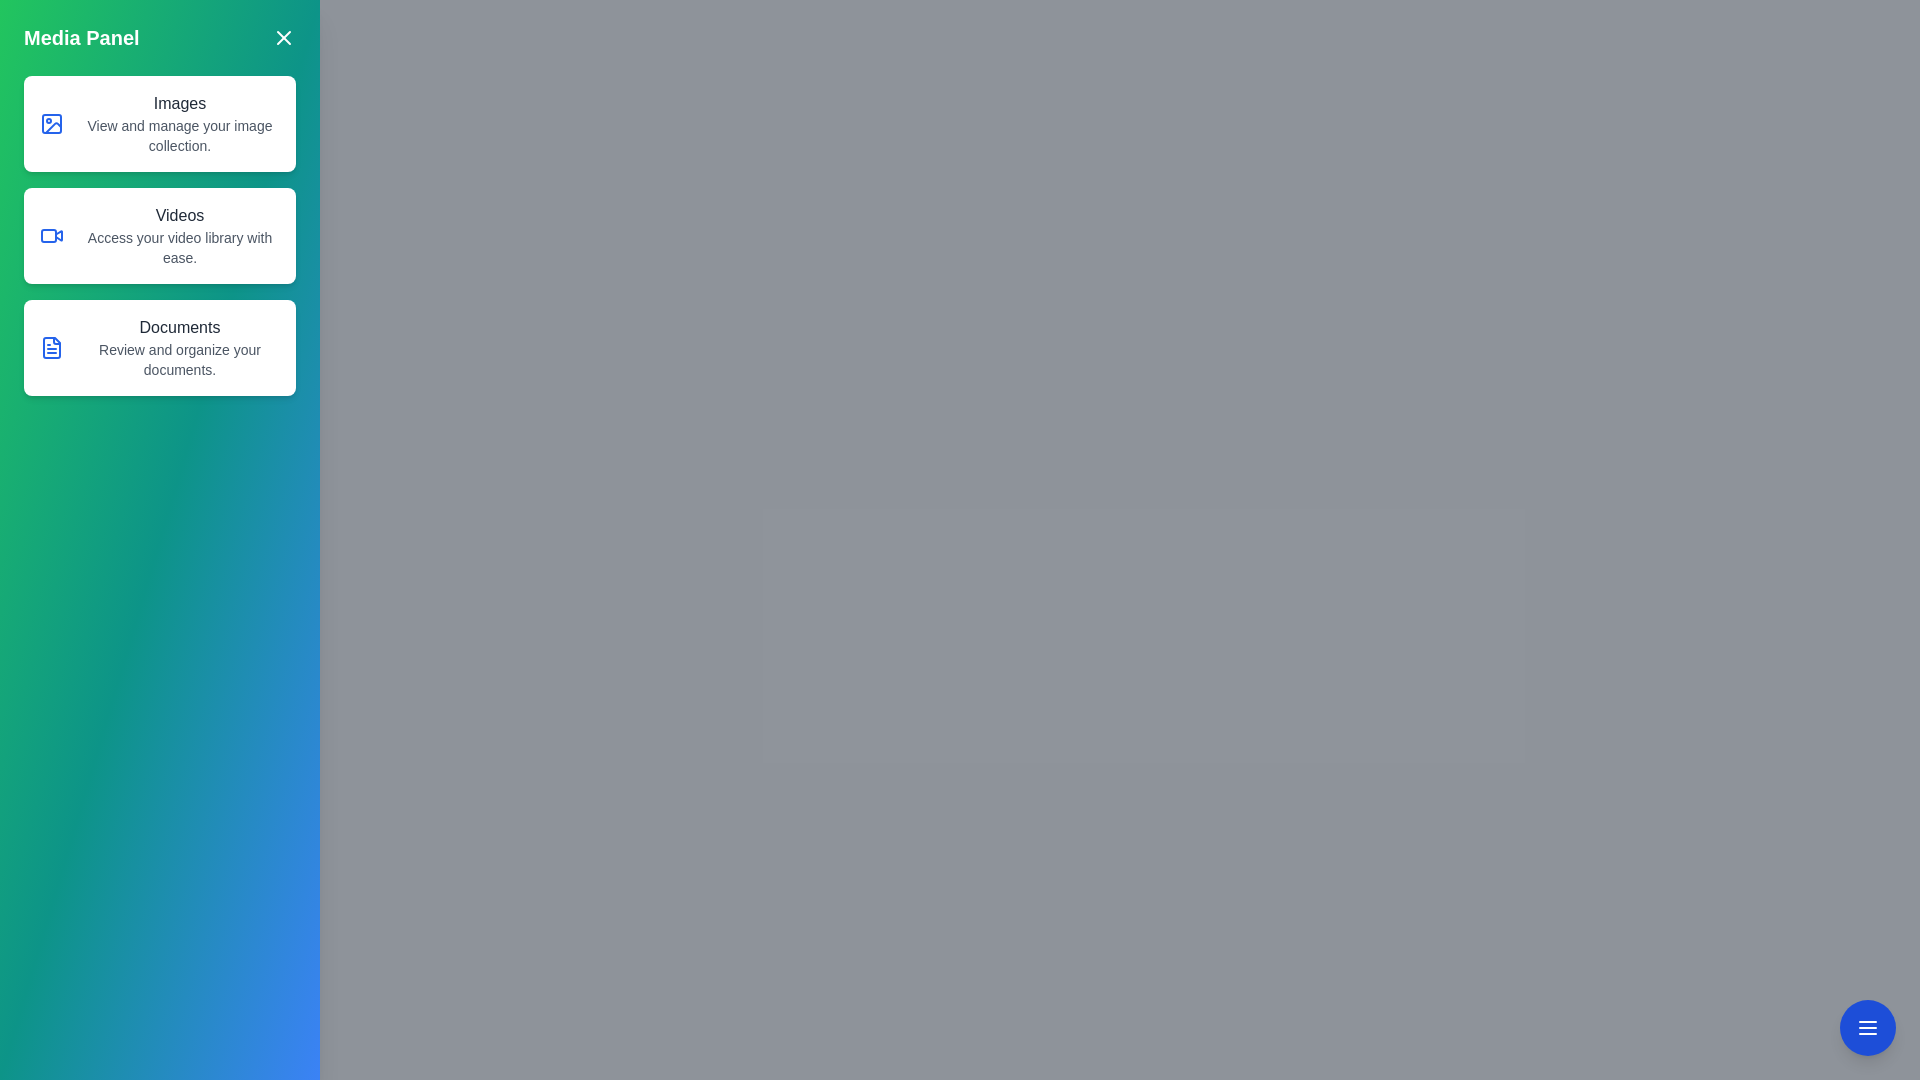 Image resolution: width=1920 pixels, height=1080 pixels. What do you see at coordinates (52, 346) in the screenshot?
I see `the 'Documents' icon, which serves as the primary graphical indicator for the 'Documents' category in the interface, located to the left of the section's descriptive text` at bounding box center [52, 346].